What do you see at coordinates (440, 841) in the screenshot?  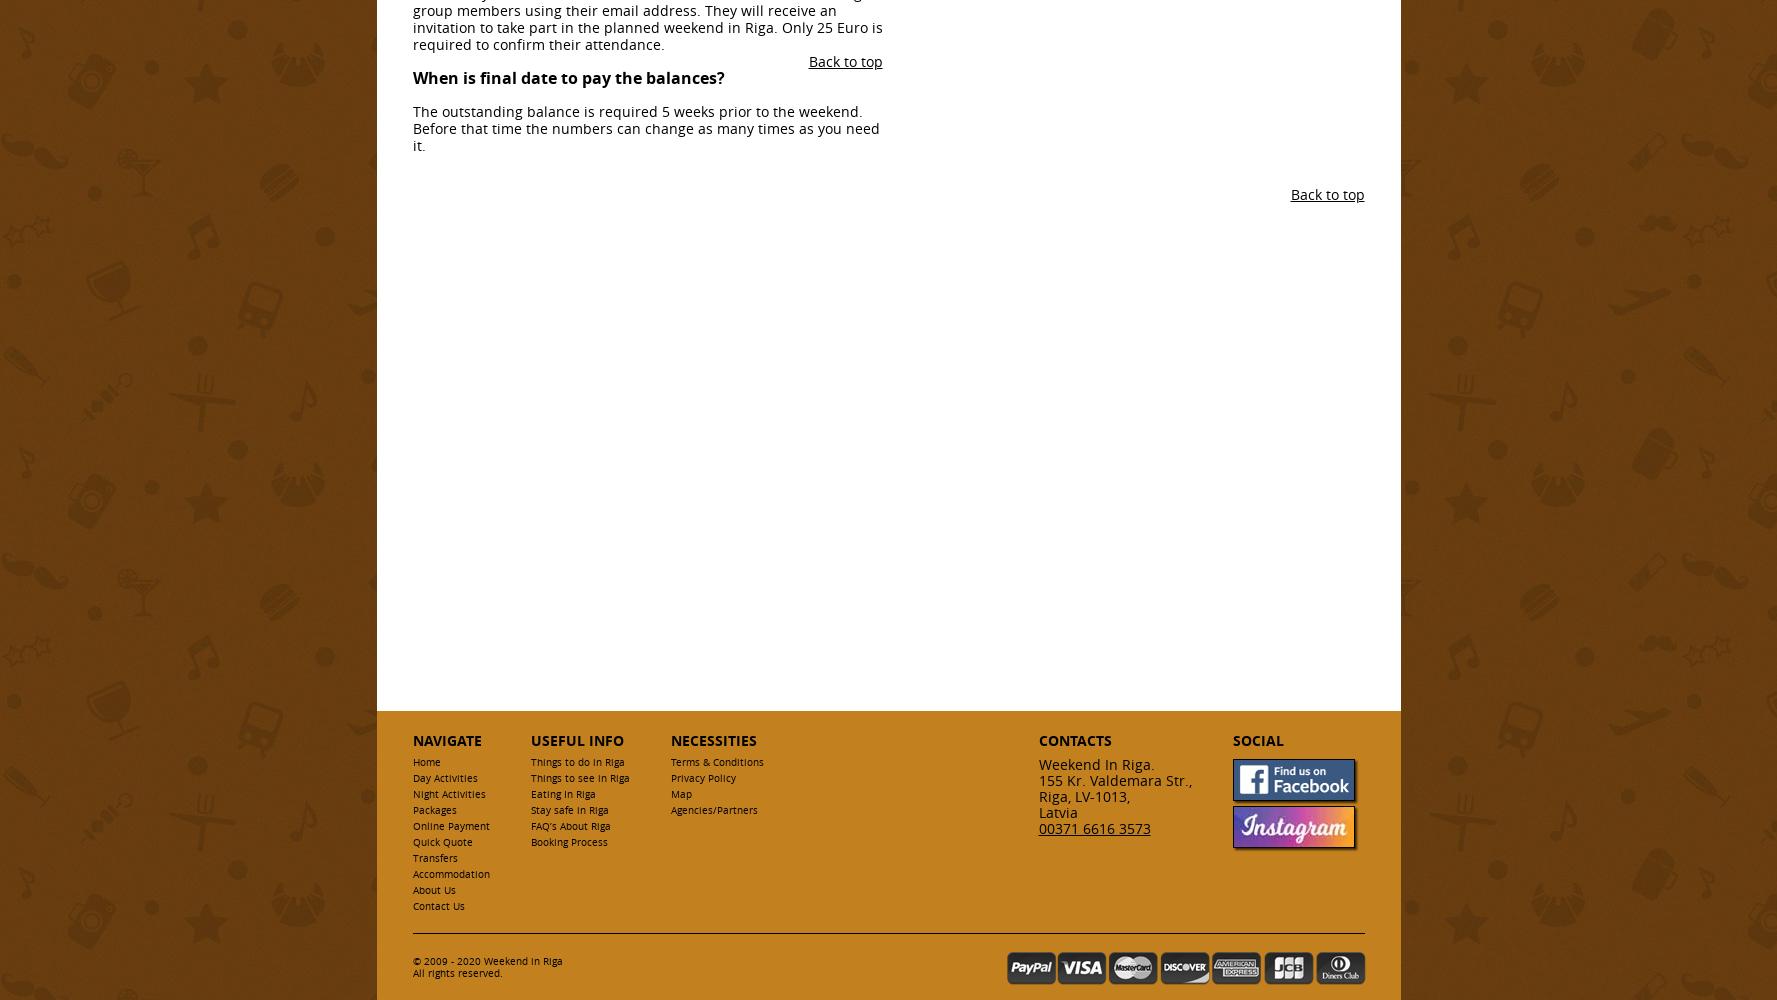 I see `'Quick Quote'` at bounding box center [440, 841].